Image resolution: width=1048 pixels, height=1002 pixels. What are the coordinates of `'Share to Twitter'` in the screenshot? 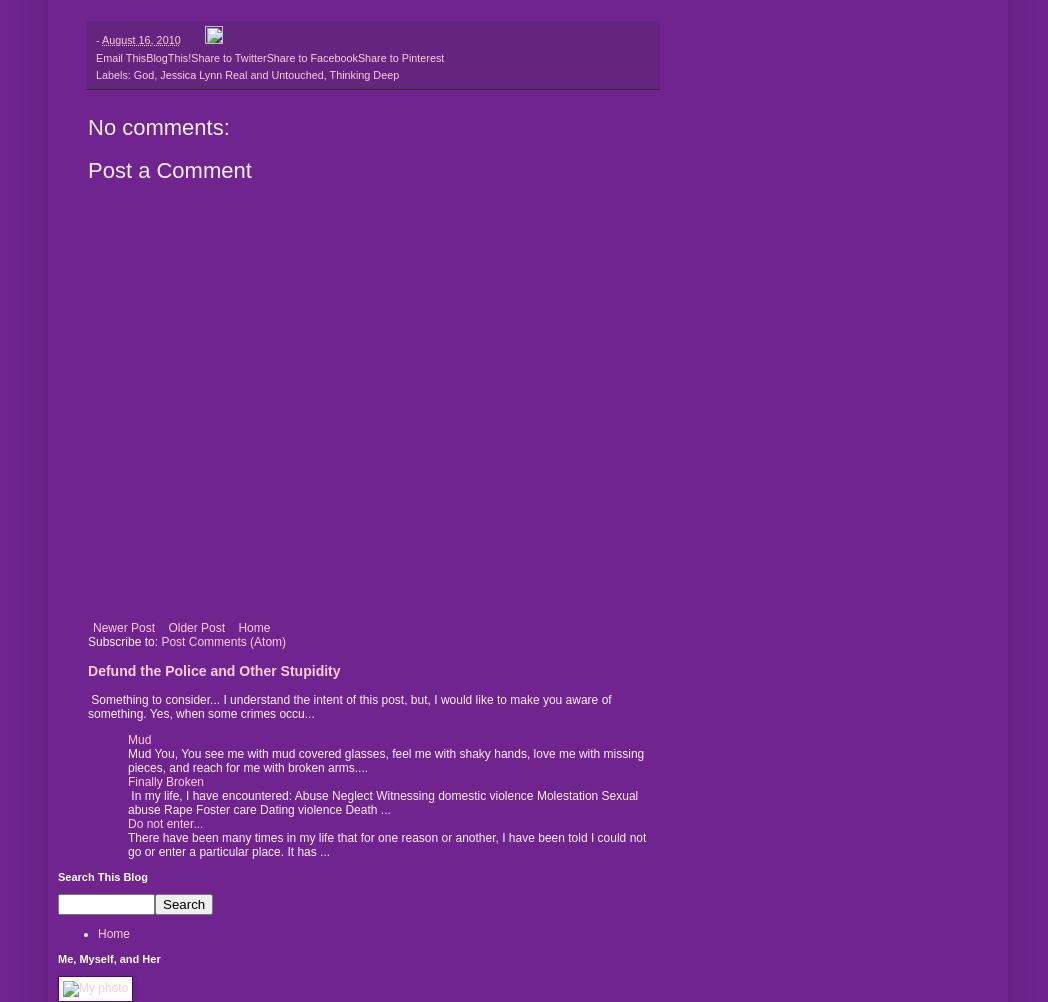 It's located at (228, 57).